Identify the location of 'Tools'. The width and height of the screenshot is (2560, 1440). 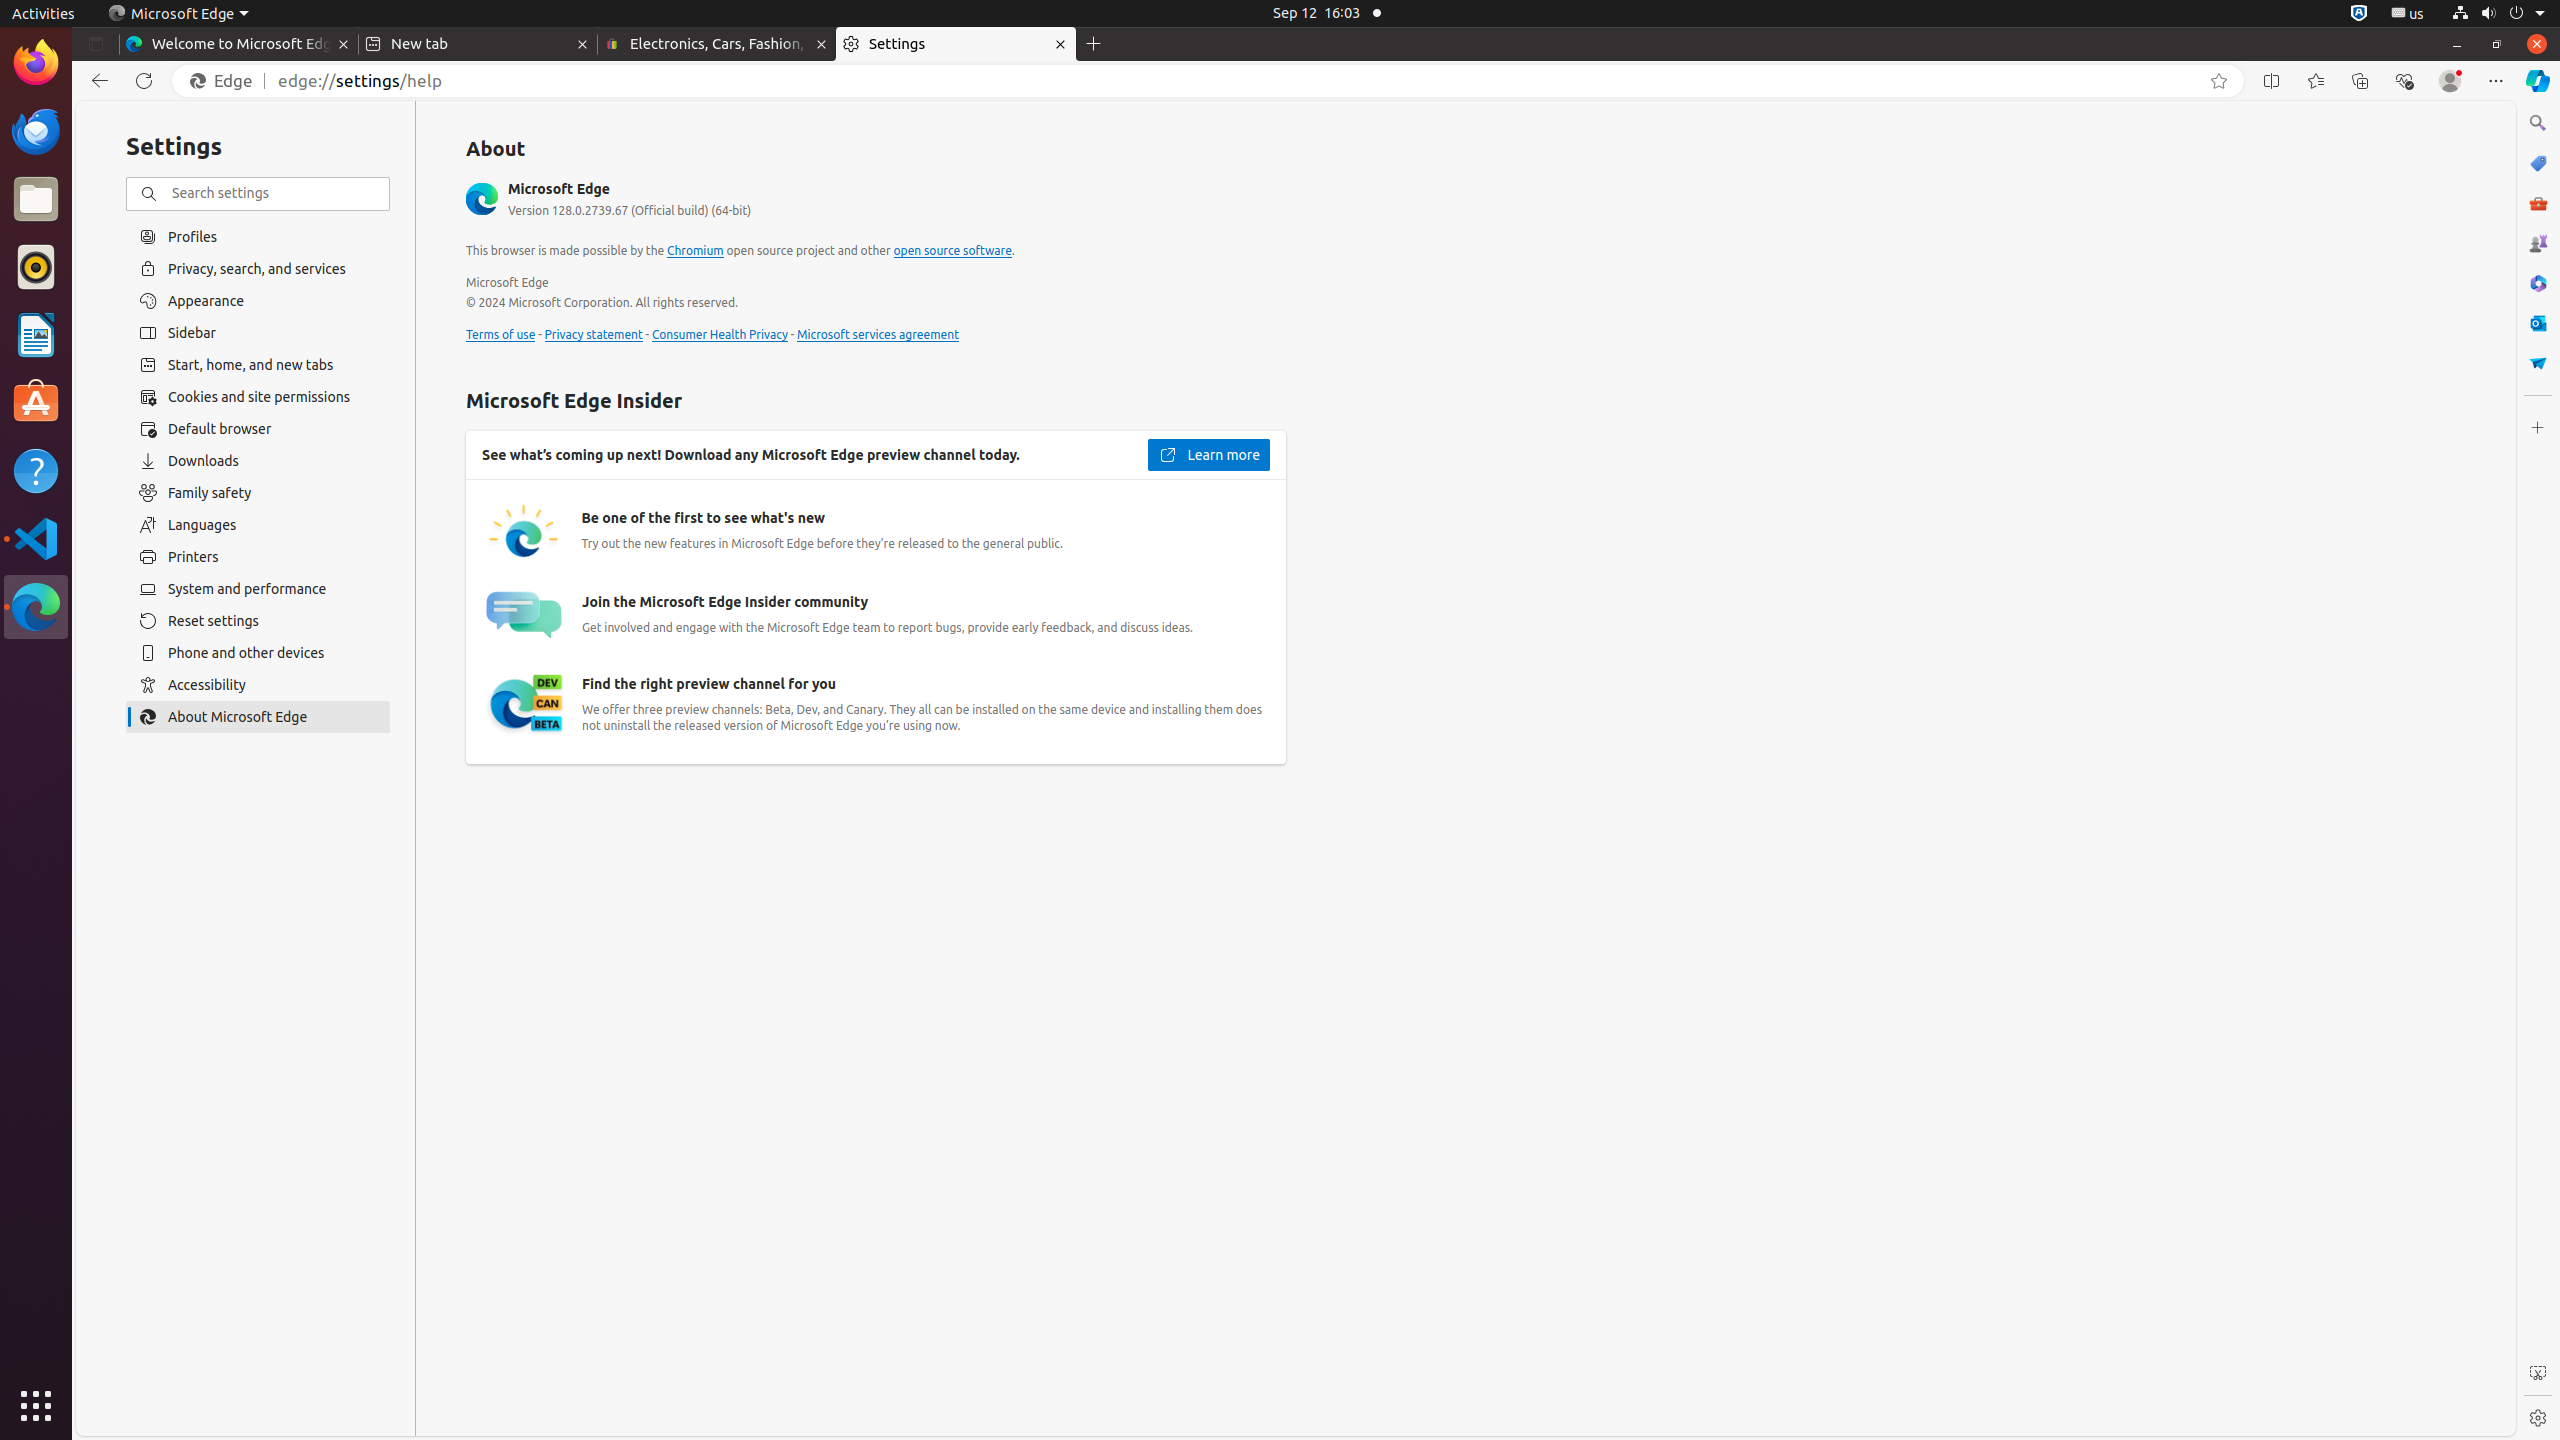
(2536, 202).